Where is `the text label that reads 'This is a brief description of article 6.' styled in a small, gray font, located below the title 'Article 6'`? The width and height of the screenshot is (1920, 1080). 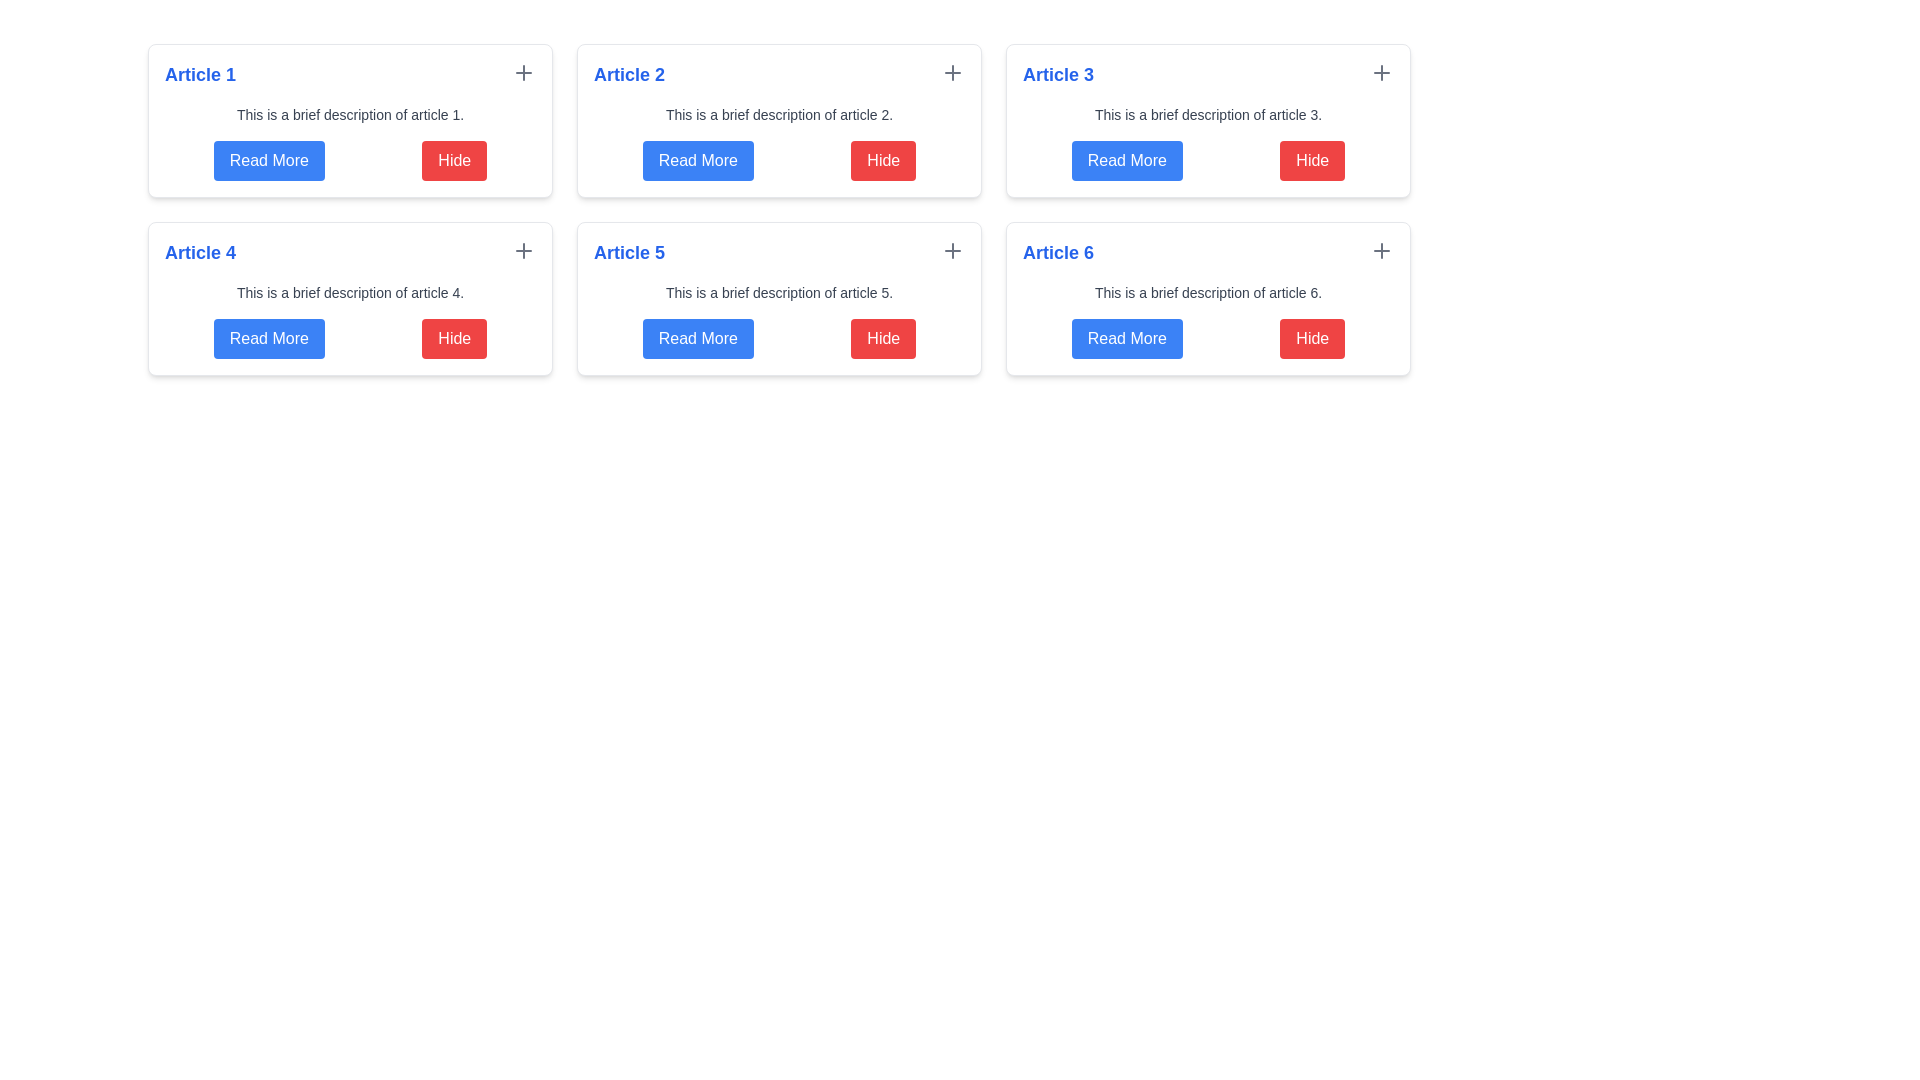
the text label that reads 'This is a brief description of article 6.' styled in a small, gray font, located below the title 'Article 6' is located at coordinates (1207, 293).